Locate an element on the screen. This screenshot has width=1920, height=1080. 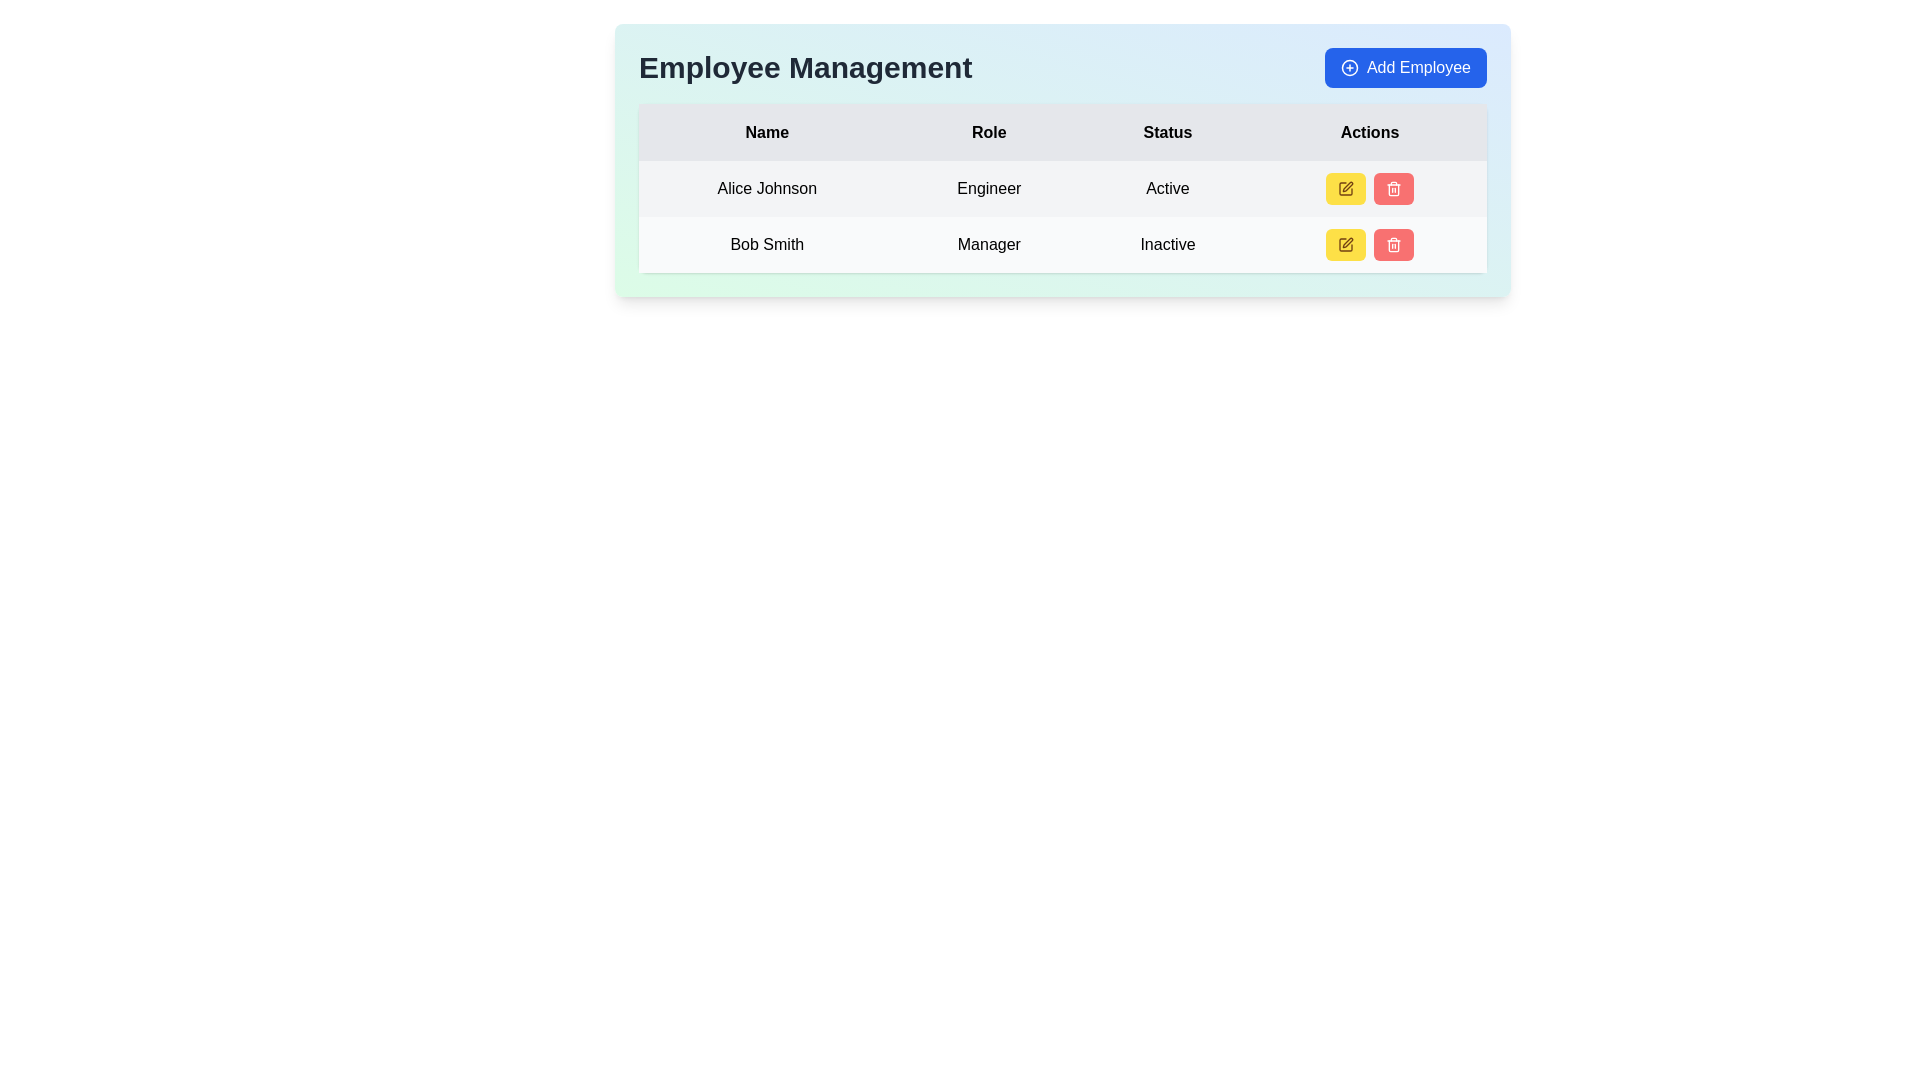
the pen-shaped icon within the yellow circular button in the second row under the 'Actions' column to initiate an edit action is located at coordinates (1348, 242).